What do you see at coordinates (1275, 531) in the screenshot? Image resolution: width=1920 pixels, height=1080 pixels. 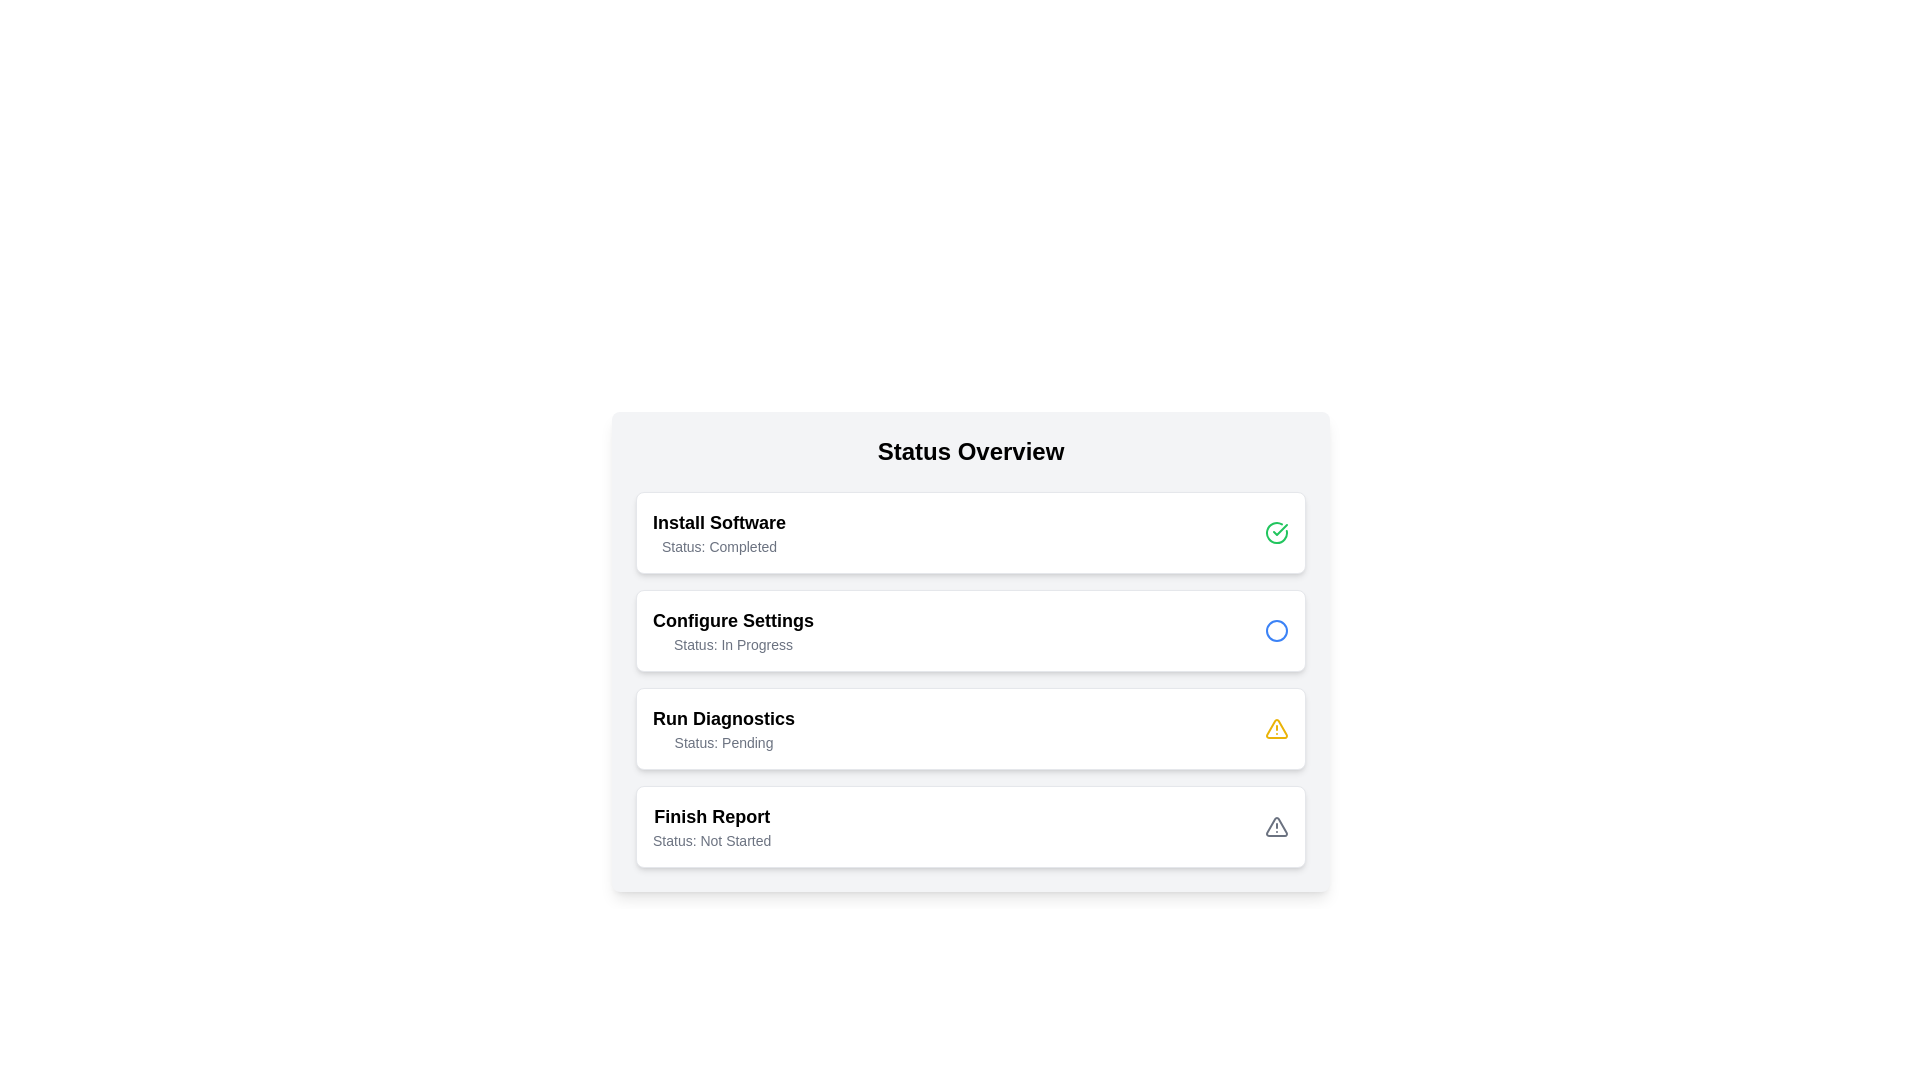 I see `the completion status icon for the 'Install Software' task, which indicates that the task has been successfully completed` at bounding box center [1275, 531].